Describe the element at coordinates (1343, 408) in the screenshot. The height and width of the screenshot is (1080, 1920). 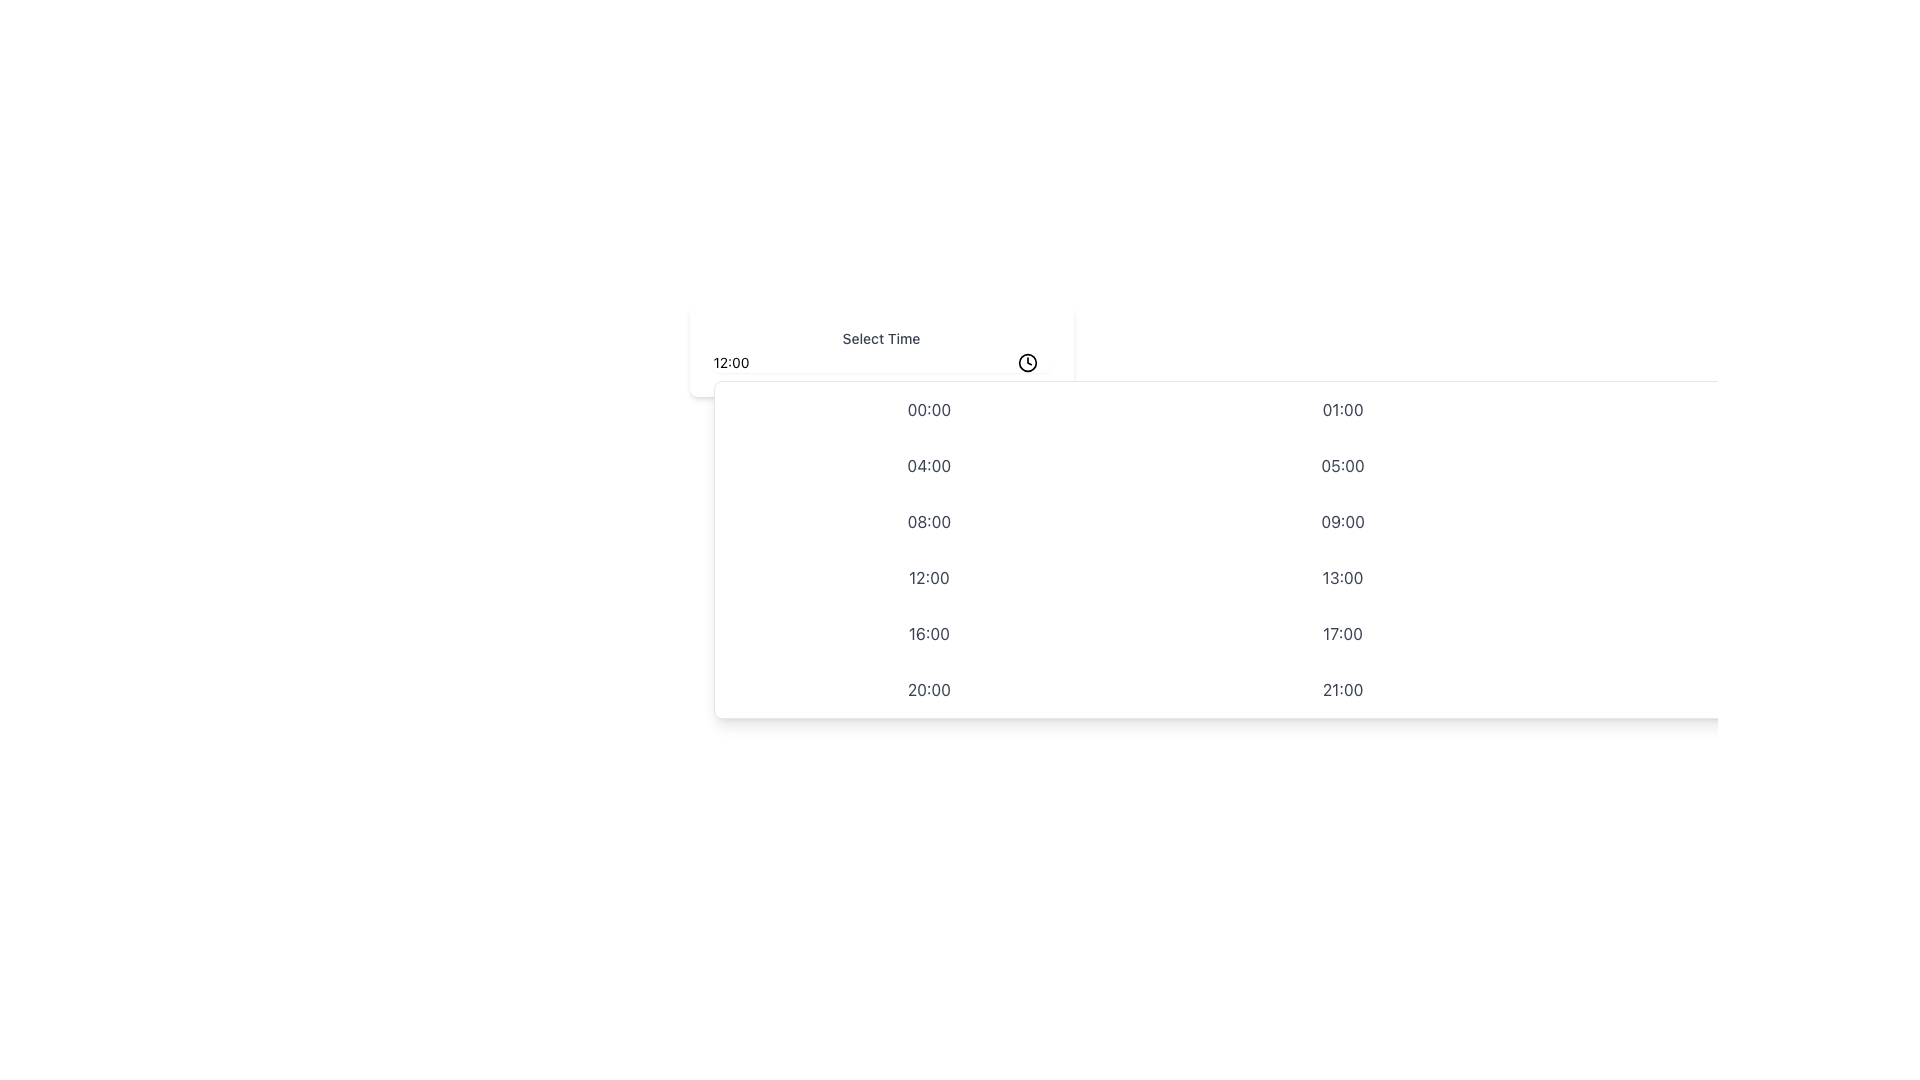
I see `the time entry button displaying '01:00'` at that location.